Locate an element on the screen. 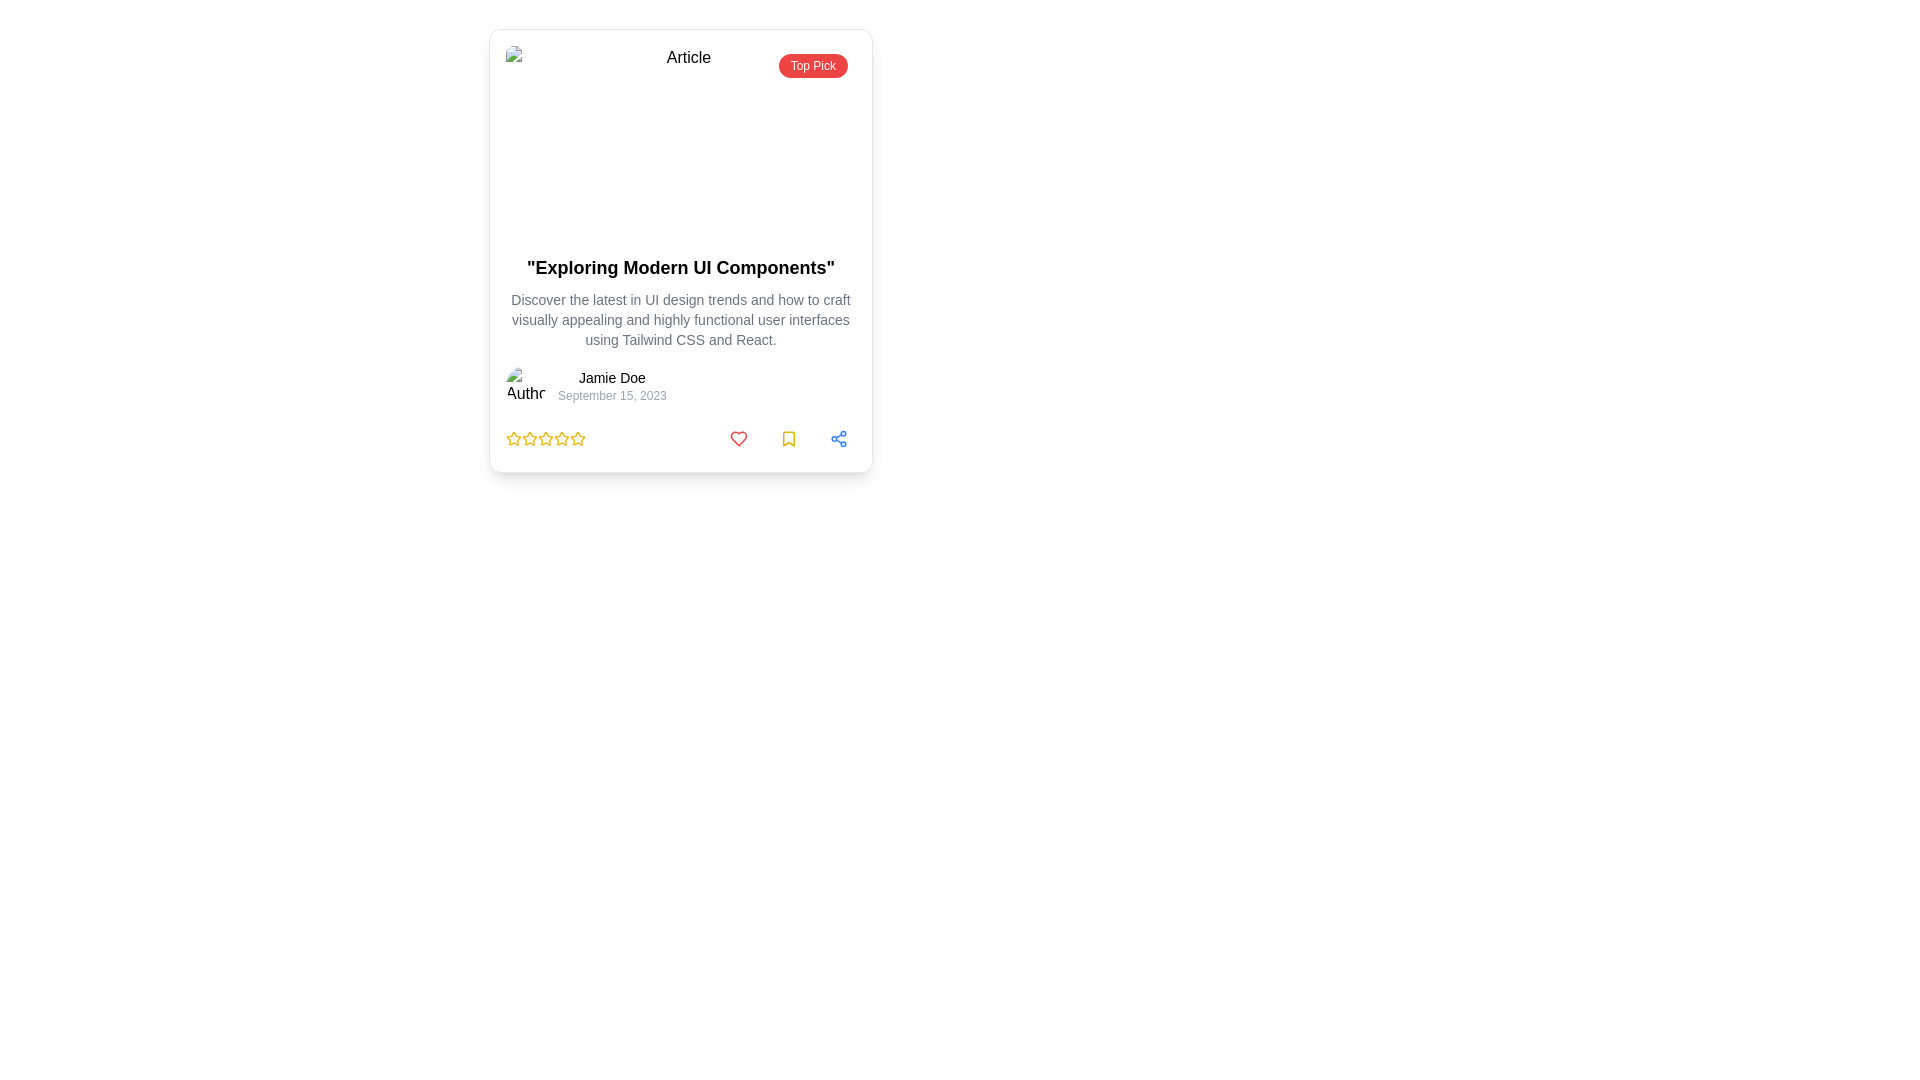 The width and height of the screenshot is (1920, 1080). the sixth star icon in the rating system below the card titled 'Exploring Modern UI Components' is located at coordinates (560, 438).